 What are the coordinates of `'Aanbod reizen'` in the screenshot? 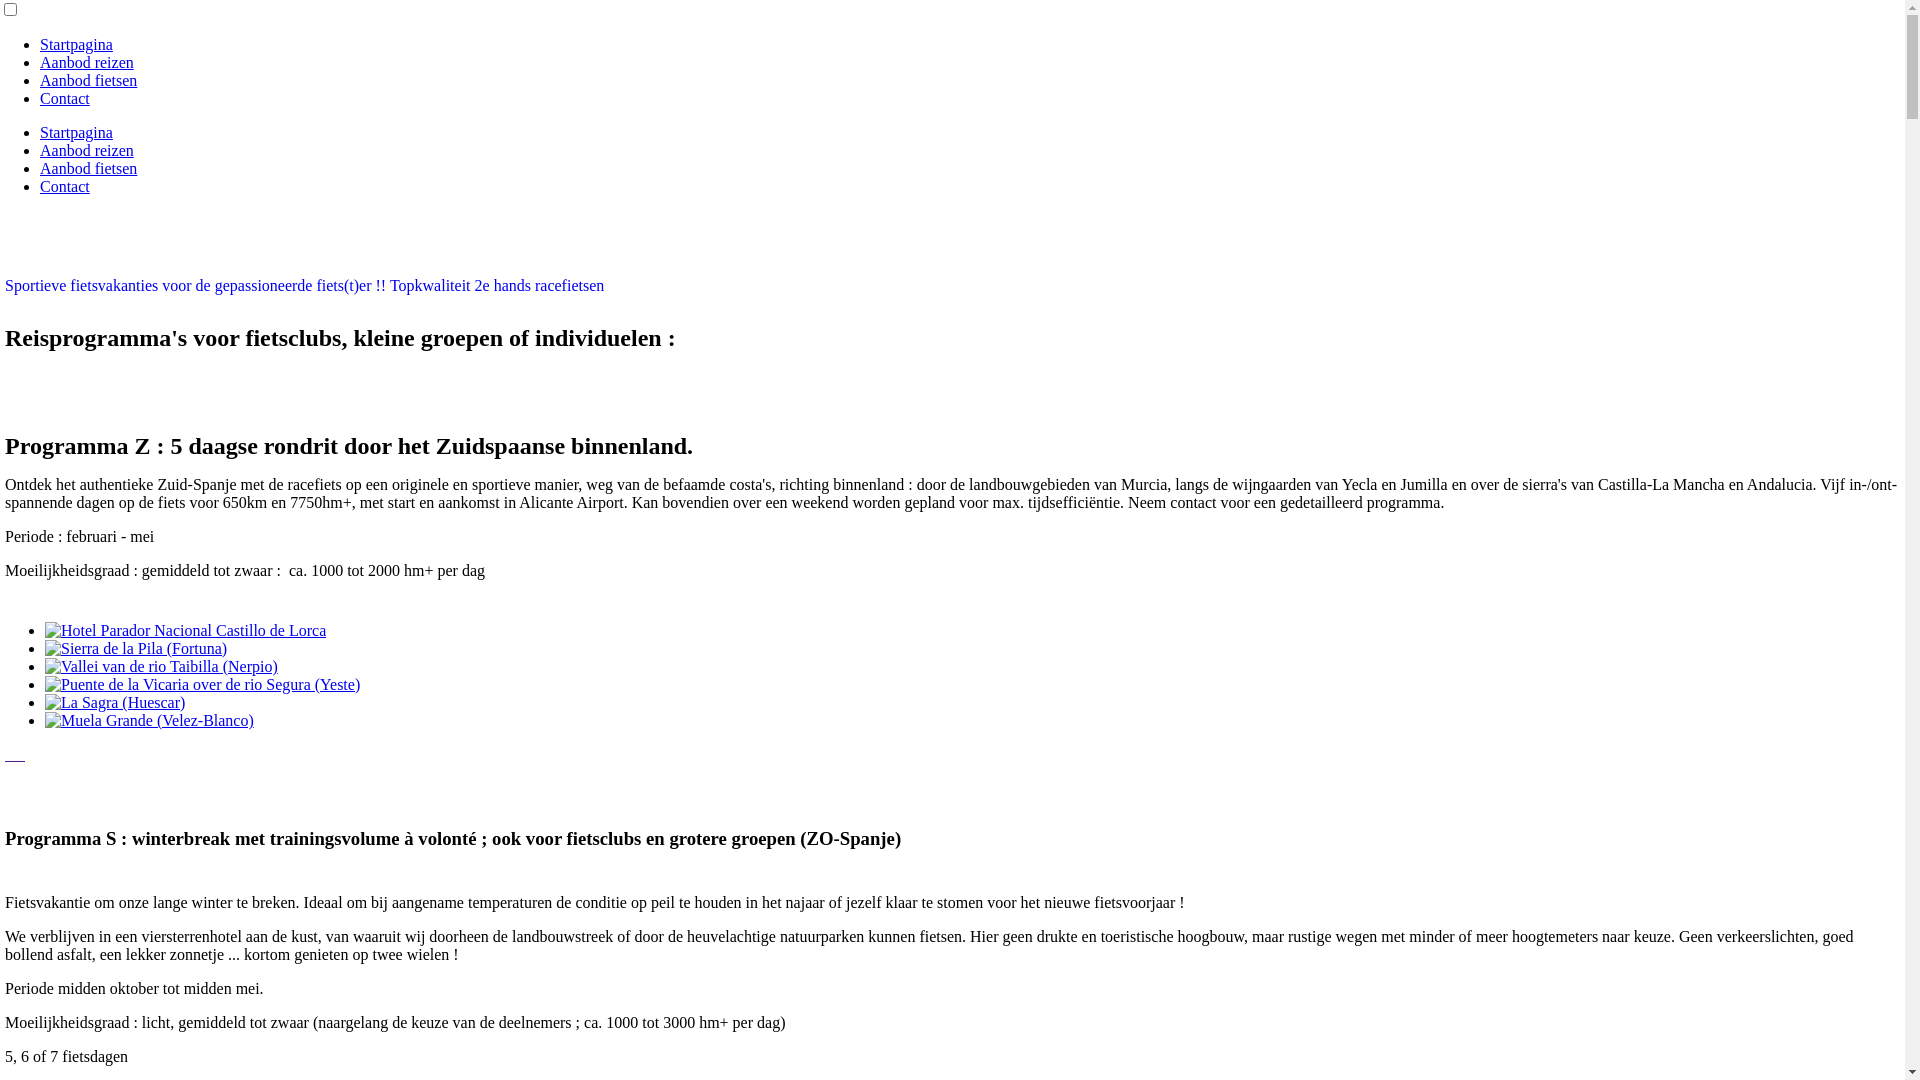 It's located at (85, 149).